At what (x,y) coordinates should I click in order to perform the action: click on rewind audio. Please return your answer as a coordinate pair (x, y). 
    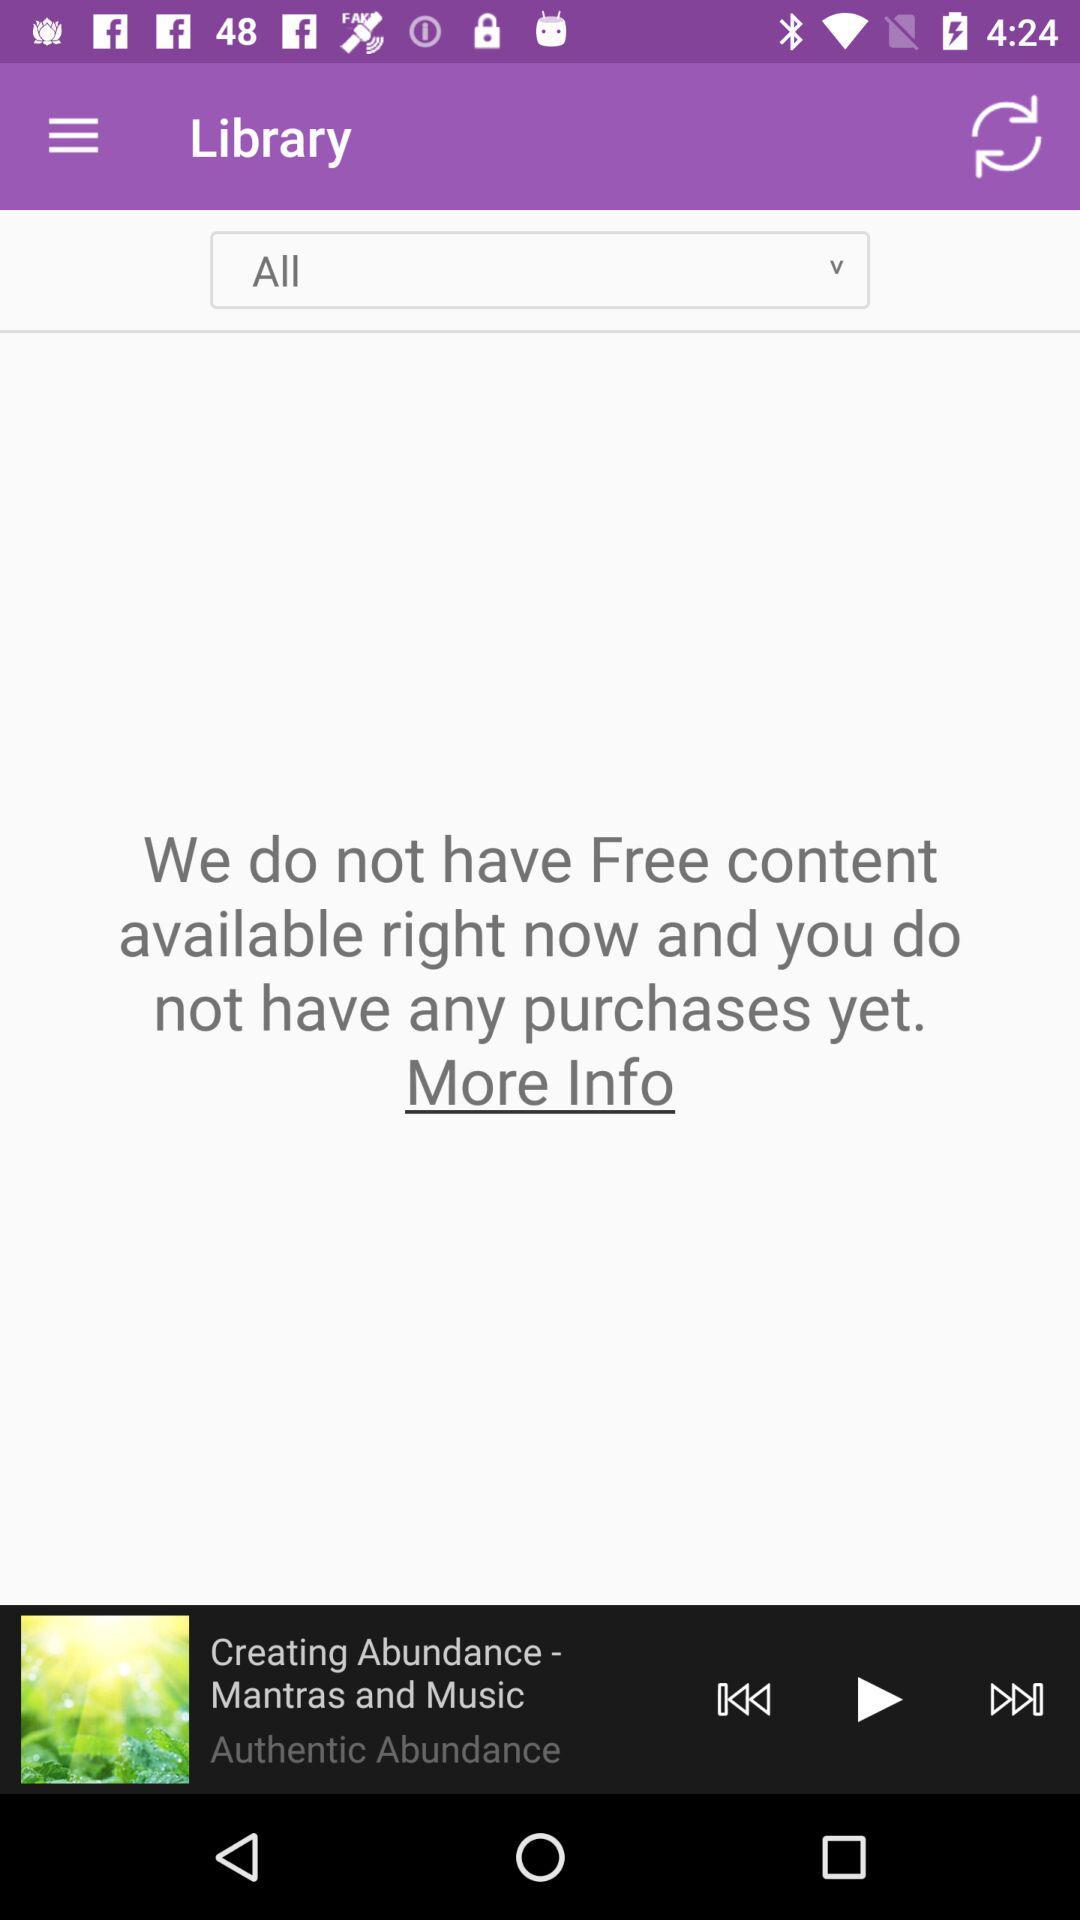
    Looking at the image, I should click on (744, 1698).